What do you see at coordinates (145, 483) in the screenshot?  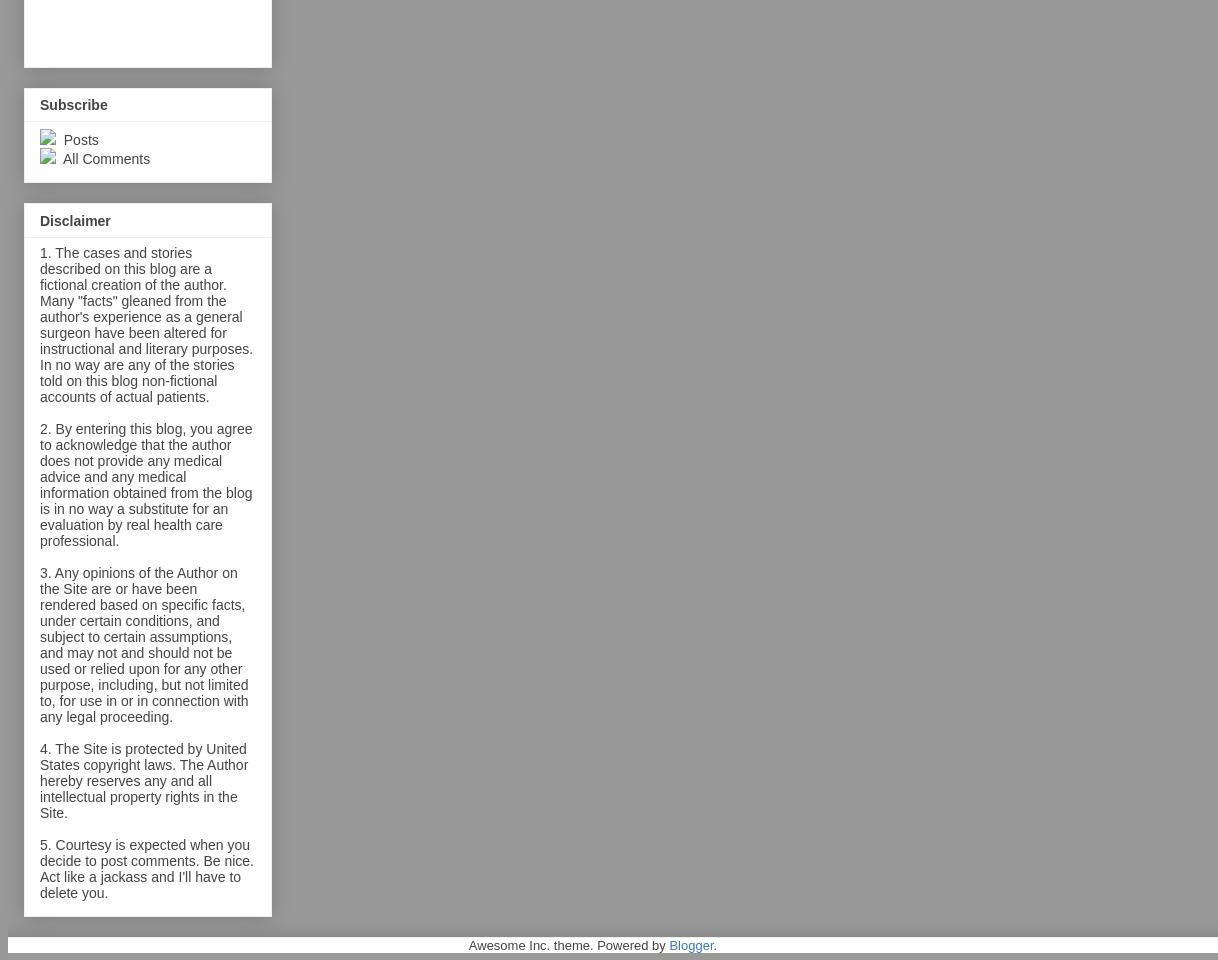 I see `'2. By entering this blog, you agree to acknowledge that the author does not provide any medical advice and any medical information obtained from the blog is in no way a substitute for an evaluation by real health care professional.'` at bounding box center [145, 483].